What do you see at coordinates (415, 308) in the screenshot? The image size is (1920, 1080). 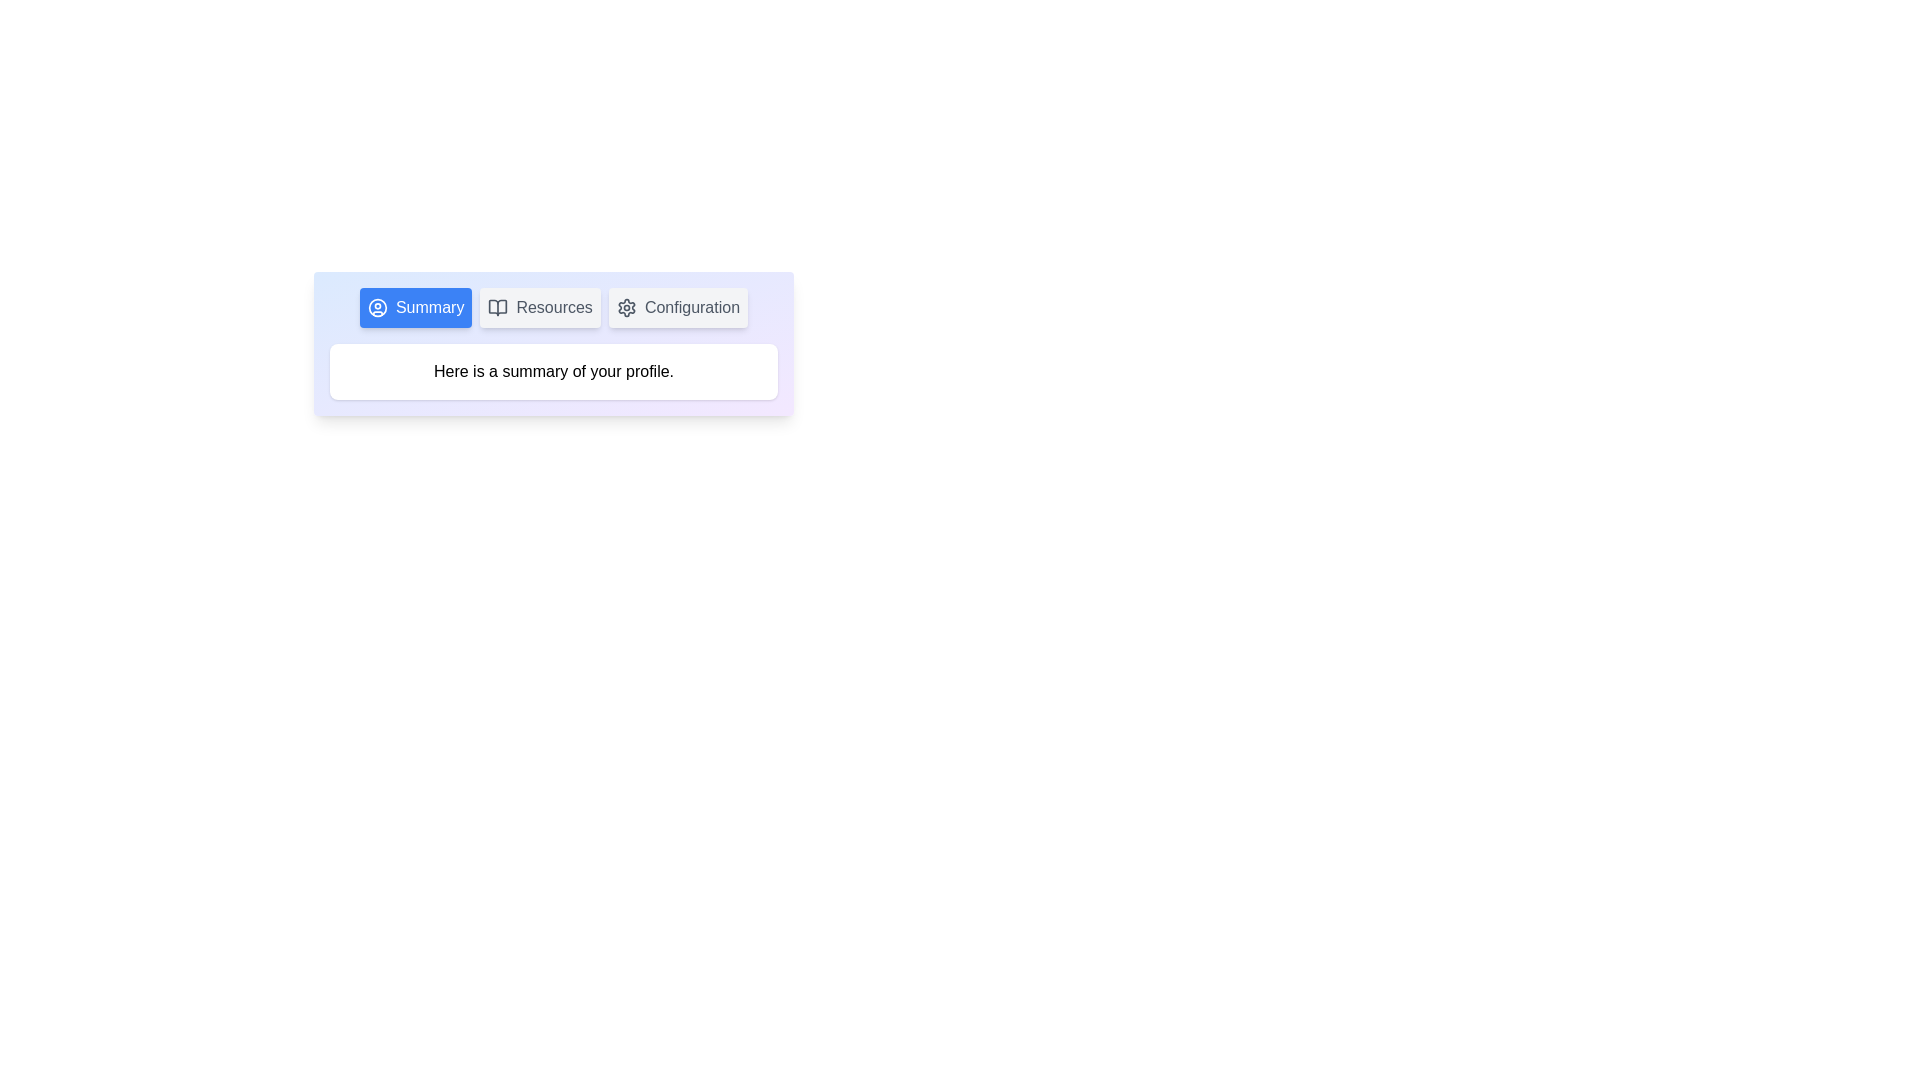 I see `the Summary tab by clicking on its button` at bounding box center [415, 308].